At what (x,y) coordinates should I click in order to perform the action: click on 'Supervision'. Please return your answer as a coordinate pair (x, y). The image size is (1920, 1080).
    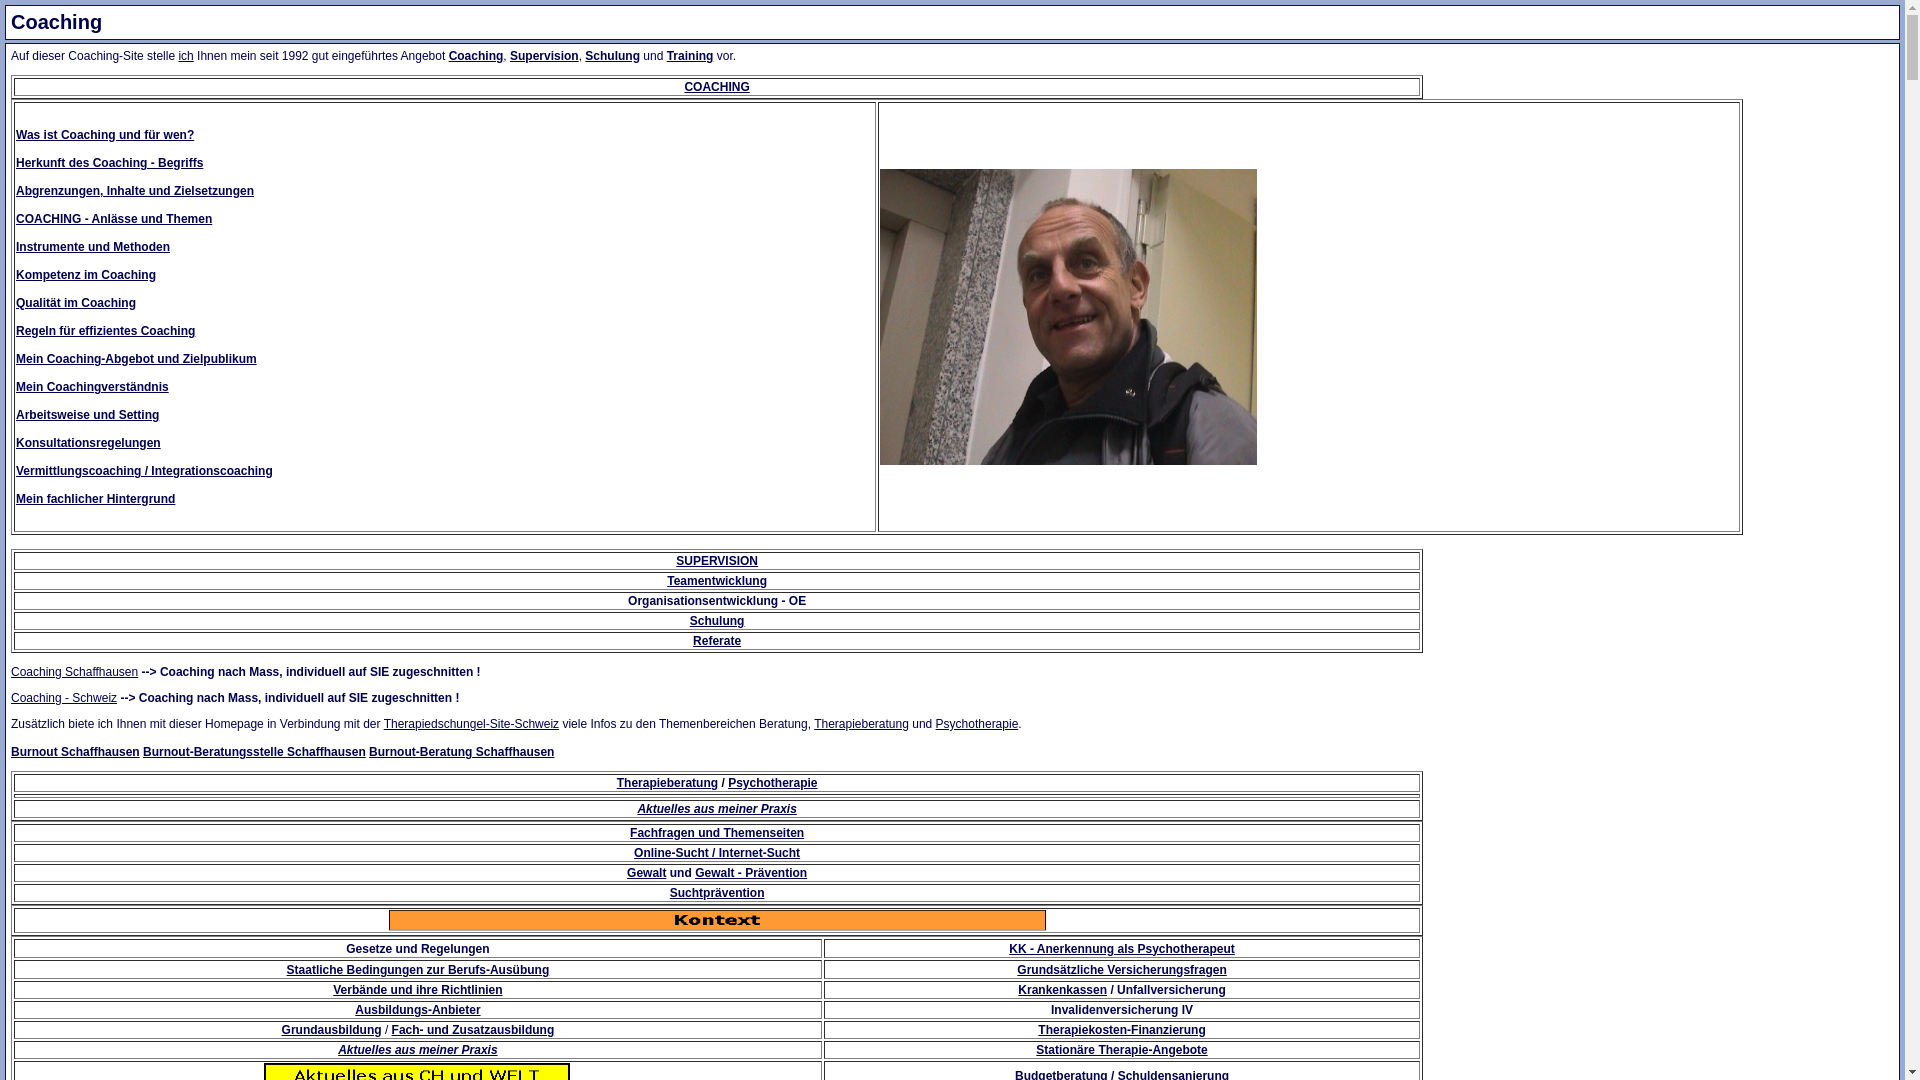
    Looking at the image, I should click on (509, 55).